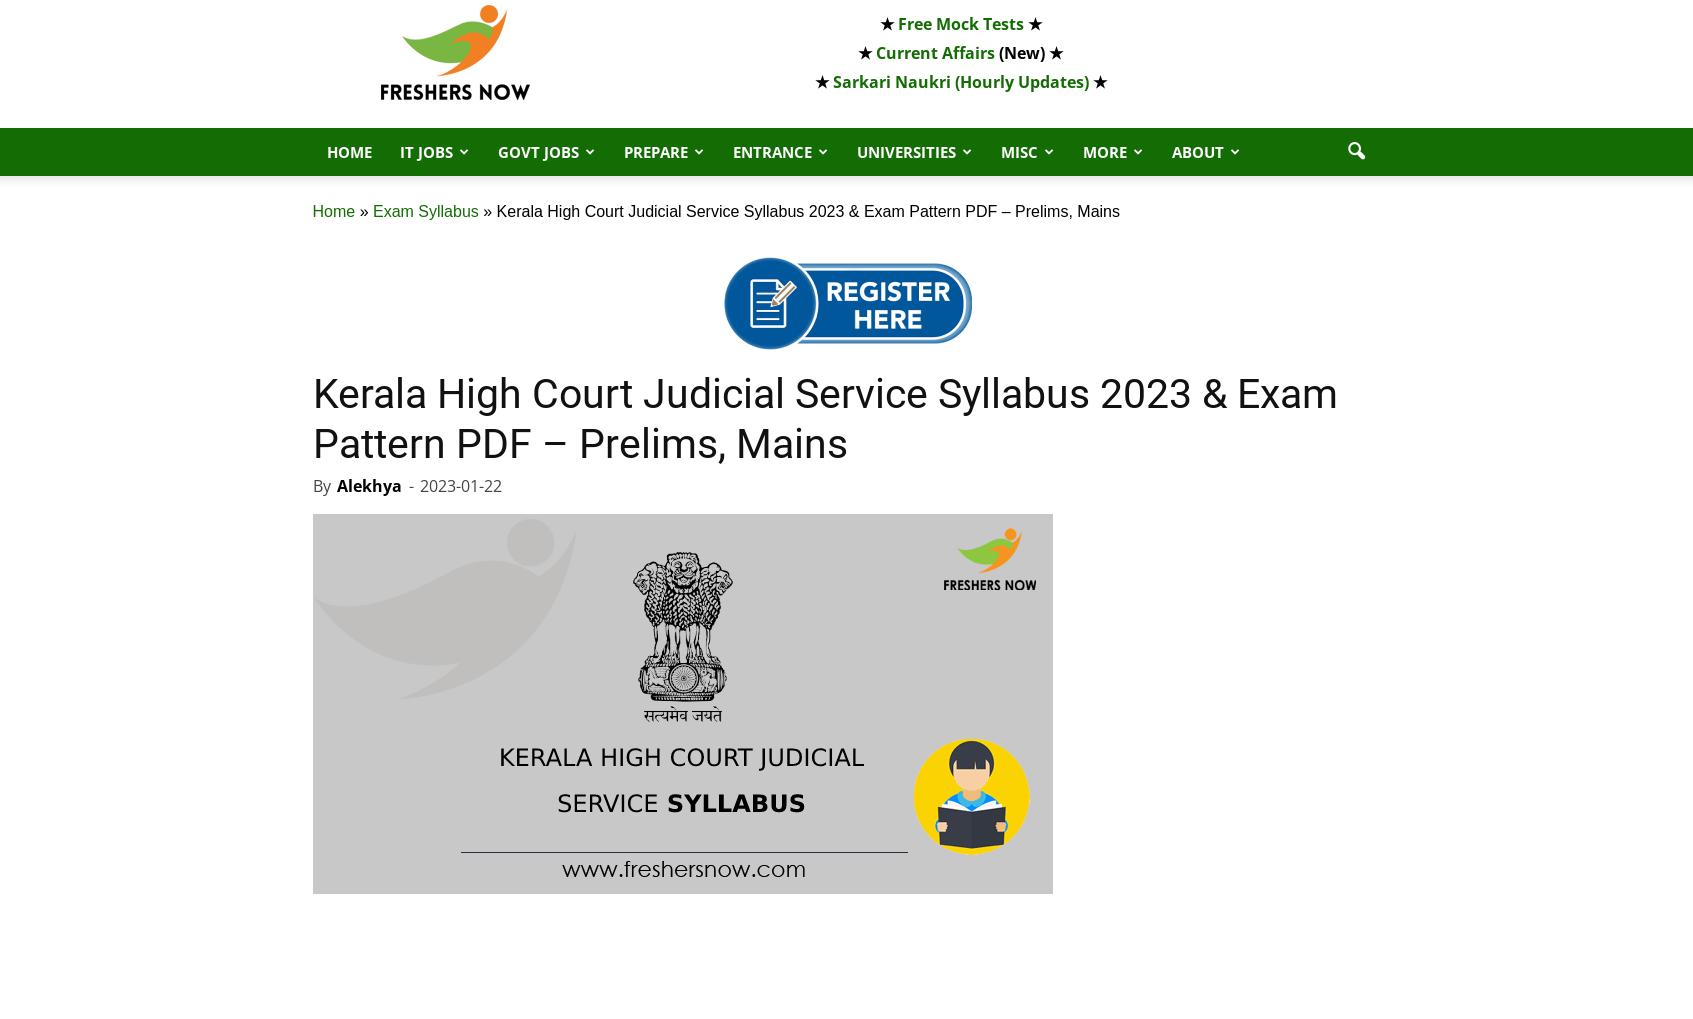  I want to click on 'Alekhya', so click(368, 484).